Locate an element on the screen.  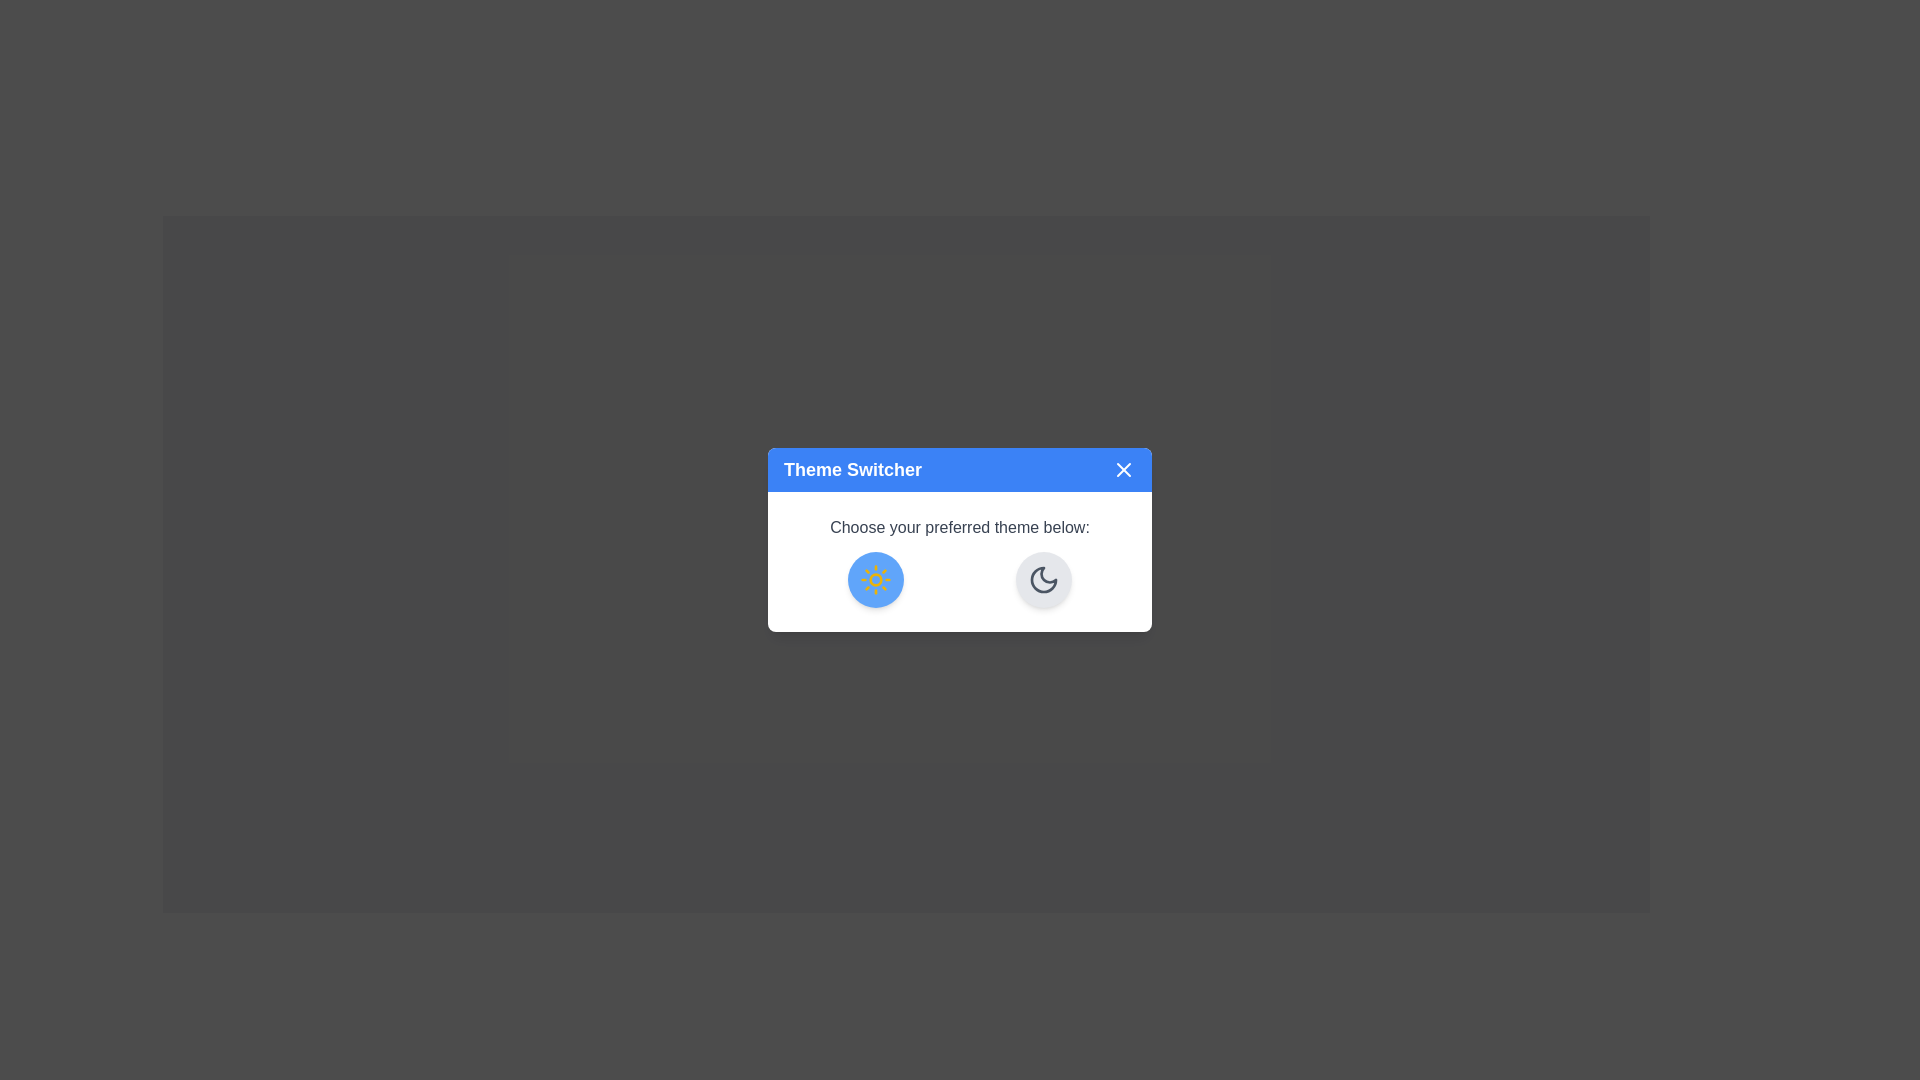
the dark mode switch button located on the right side of the Theme Switcher interface is located at coordinates (1042, 579).